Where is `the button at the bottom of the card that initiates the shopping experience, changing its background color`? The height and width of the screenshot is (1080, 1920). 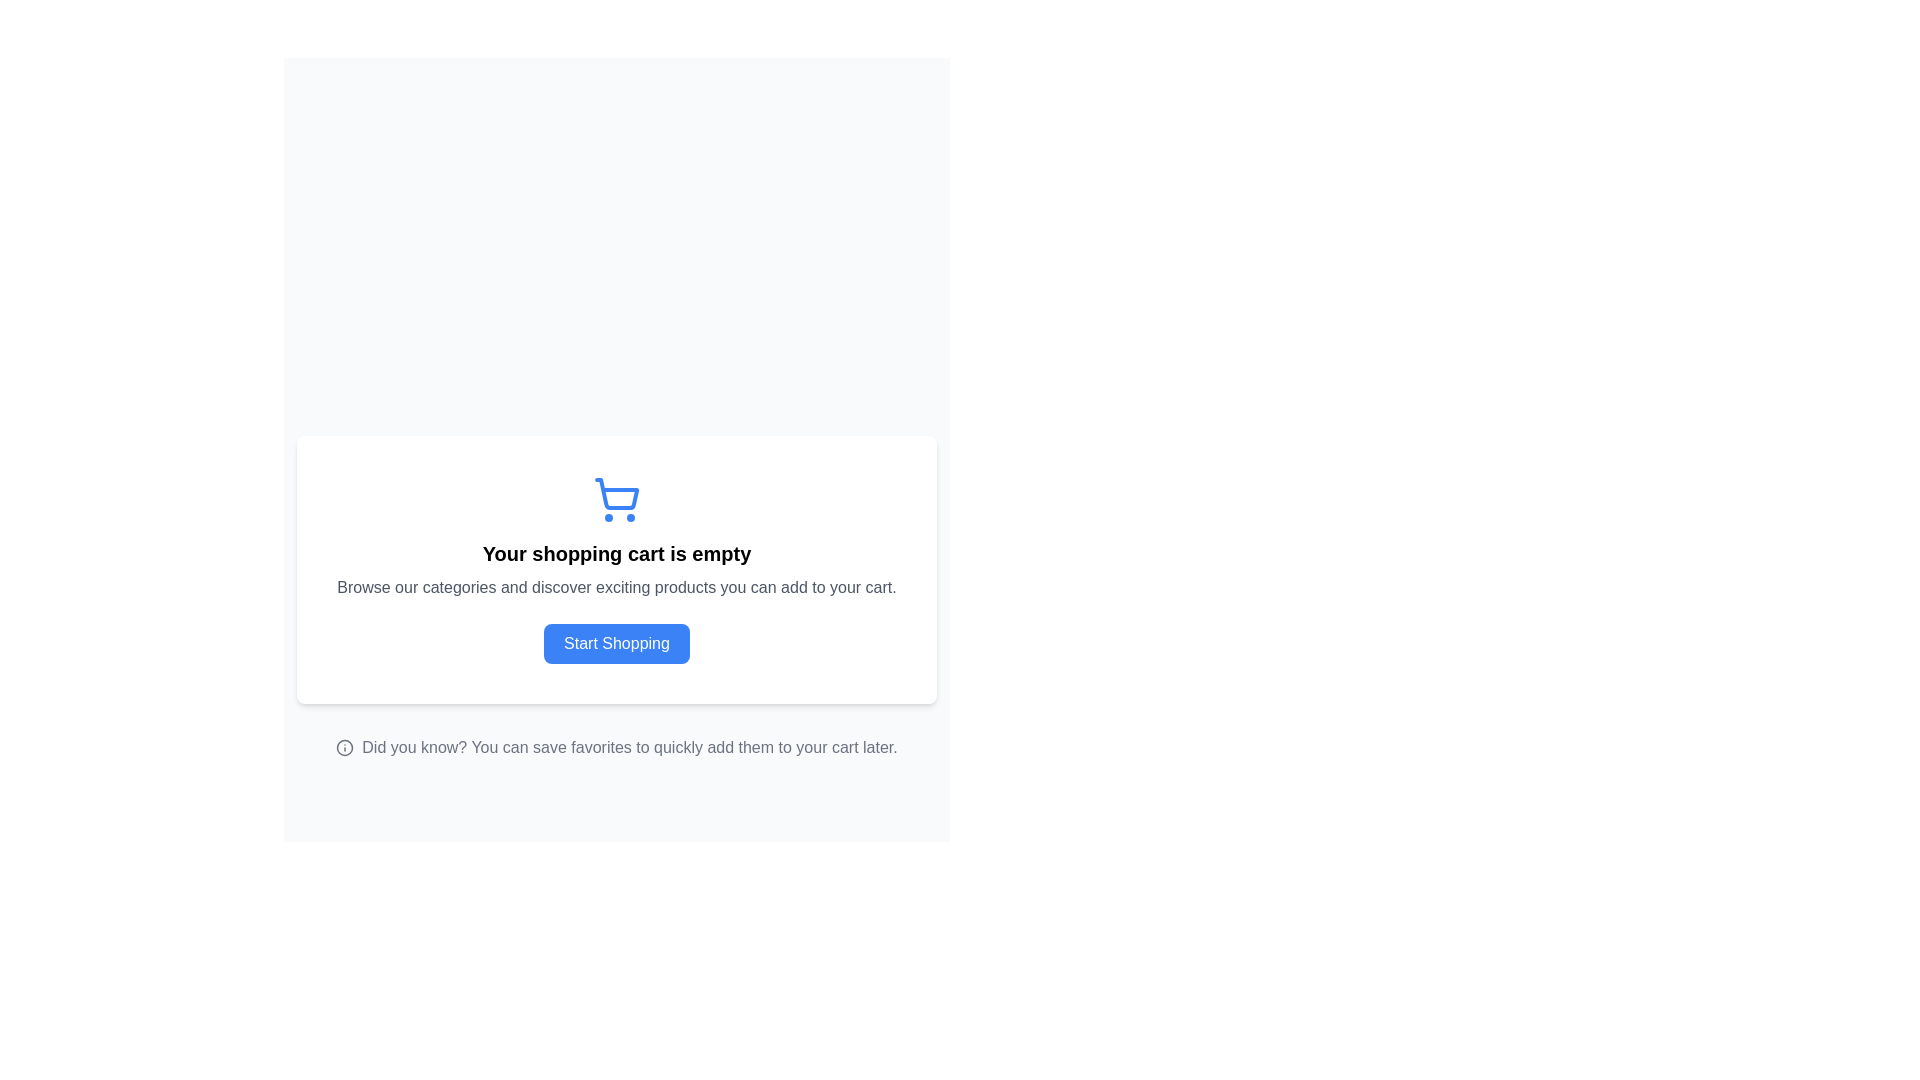
the button at the bottom of the card that initiates the shopping experience, changing its background color is located at coordinates (615, 644).